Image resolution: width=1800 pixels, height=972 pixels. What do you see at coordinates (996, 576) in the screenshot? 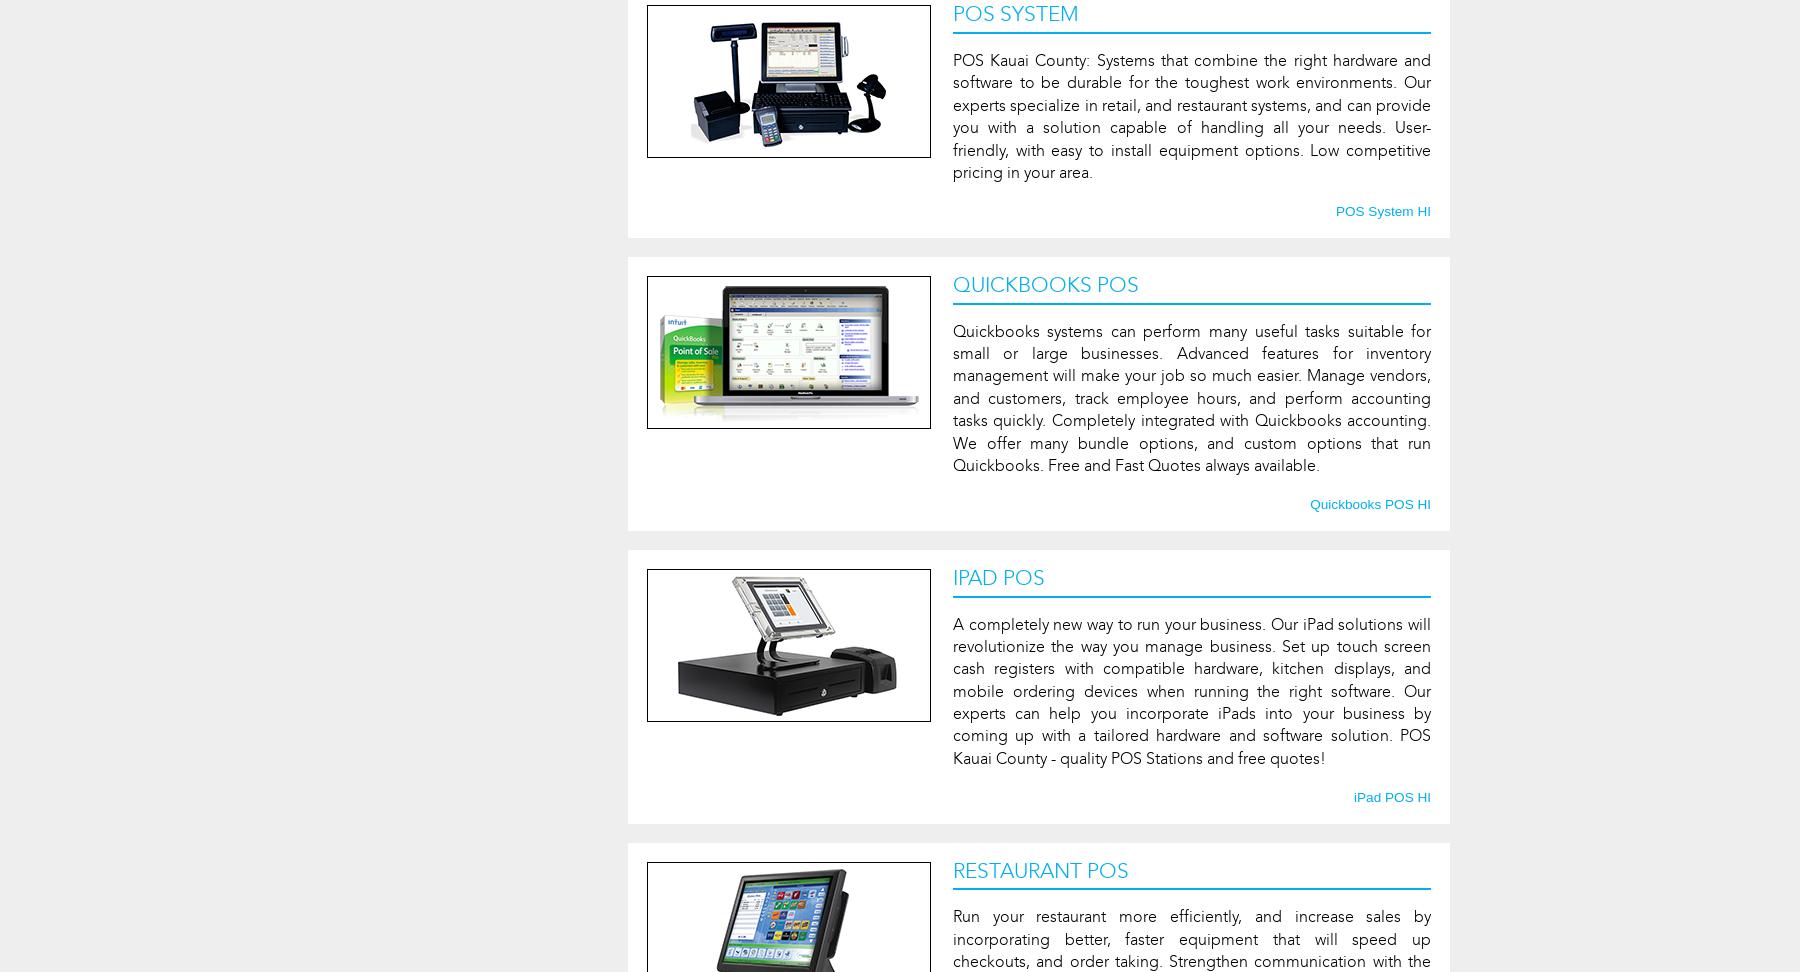
I see `'iPad POS'` at bounding box center [996, 576].